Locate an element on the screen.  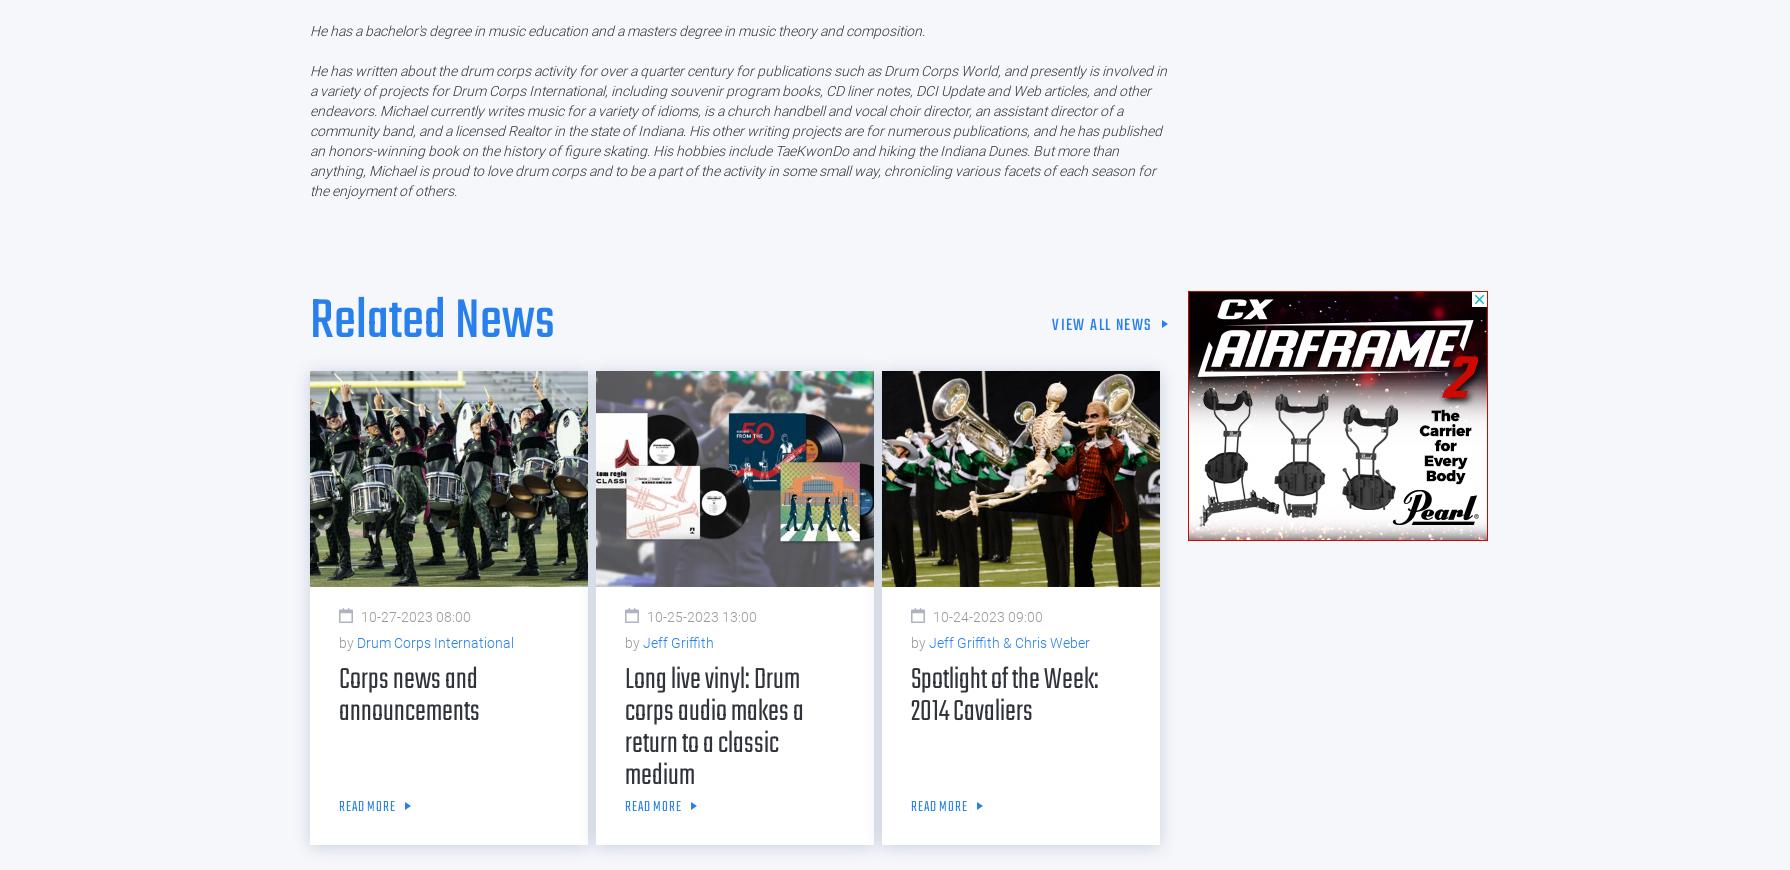
'10-27-2023 08:00' is located at coordinates (415, 616).